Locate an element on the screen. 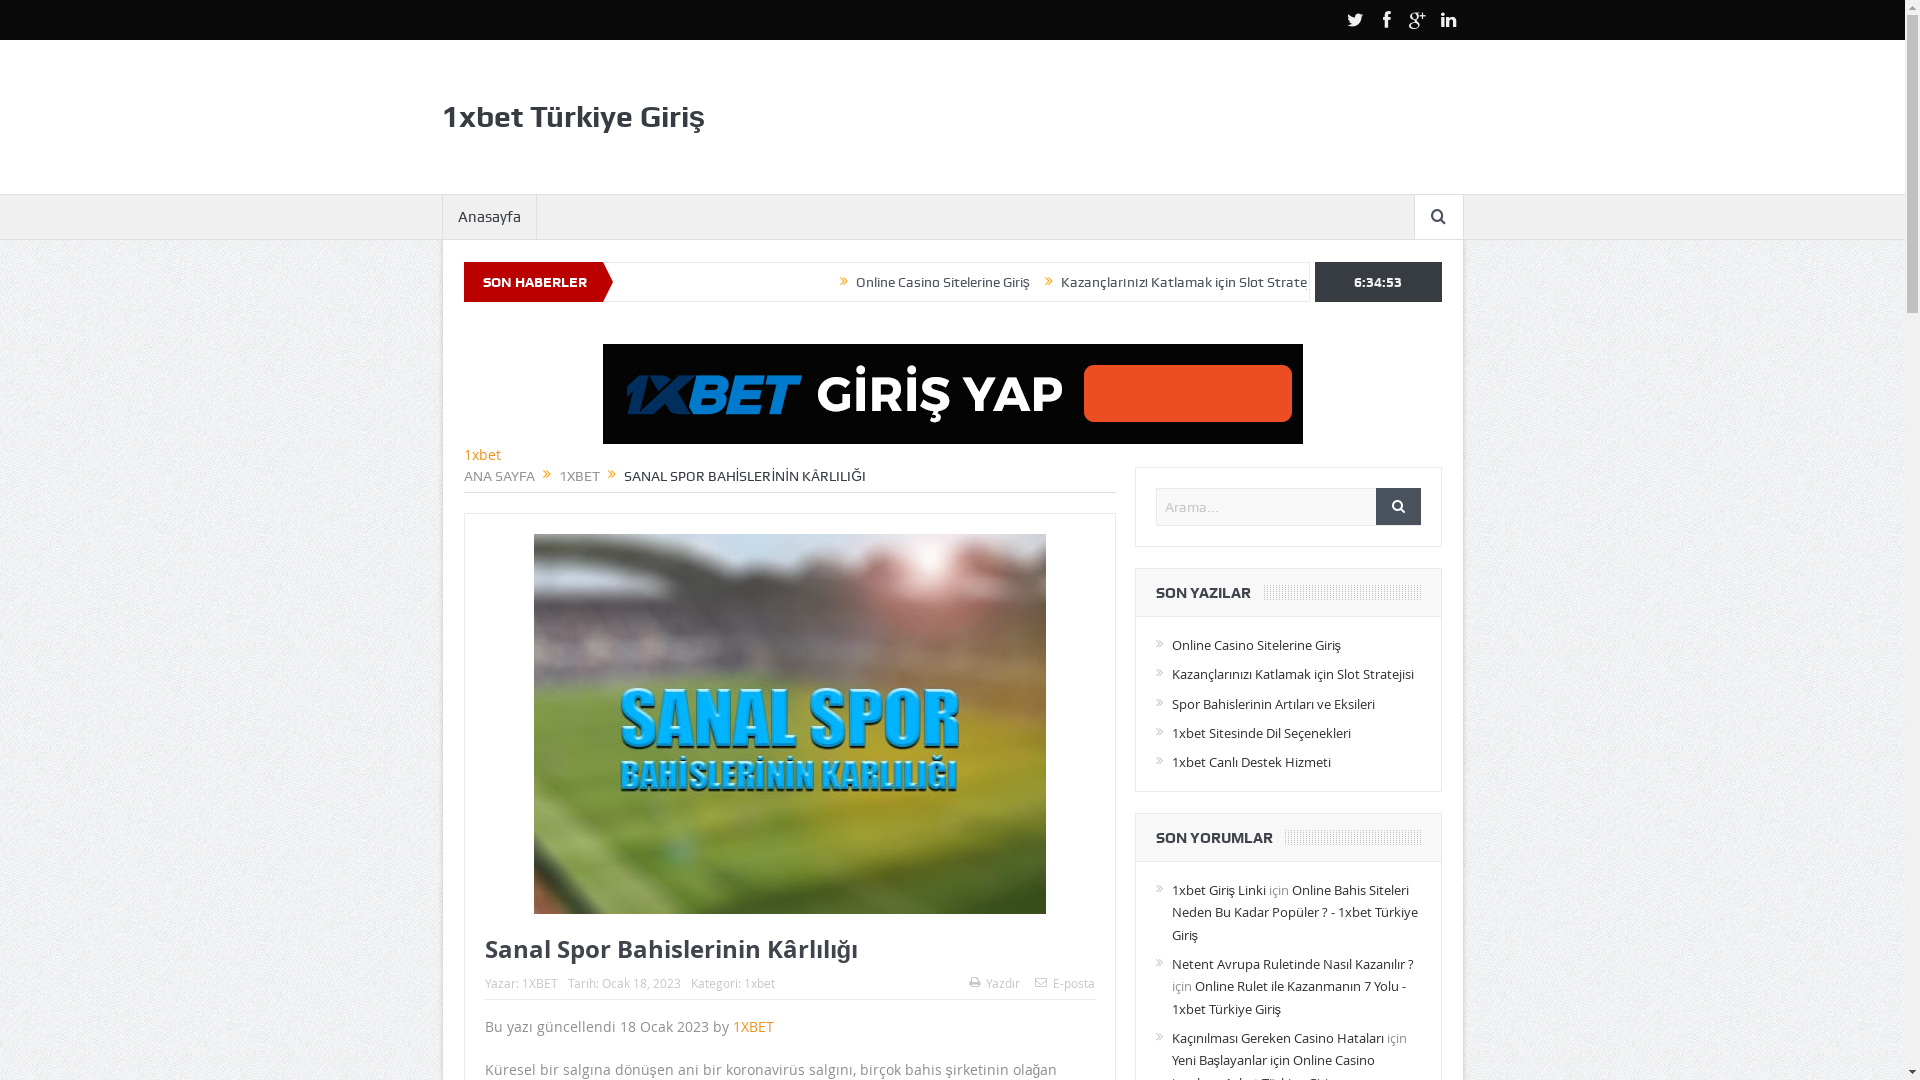  '1xbet' is located at coordinates (758, 982).